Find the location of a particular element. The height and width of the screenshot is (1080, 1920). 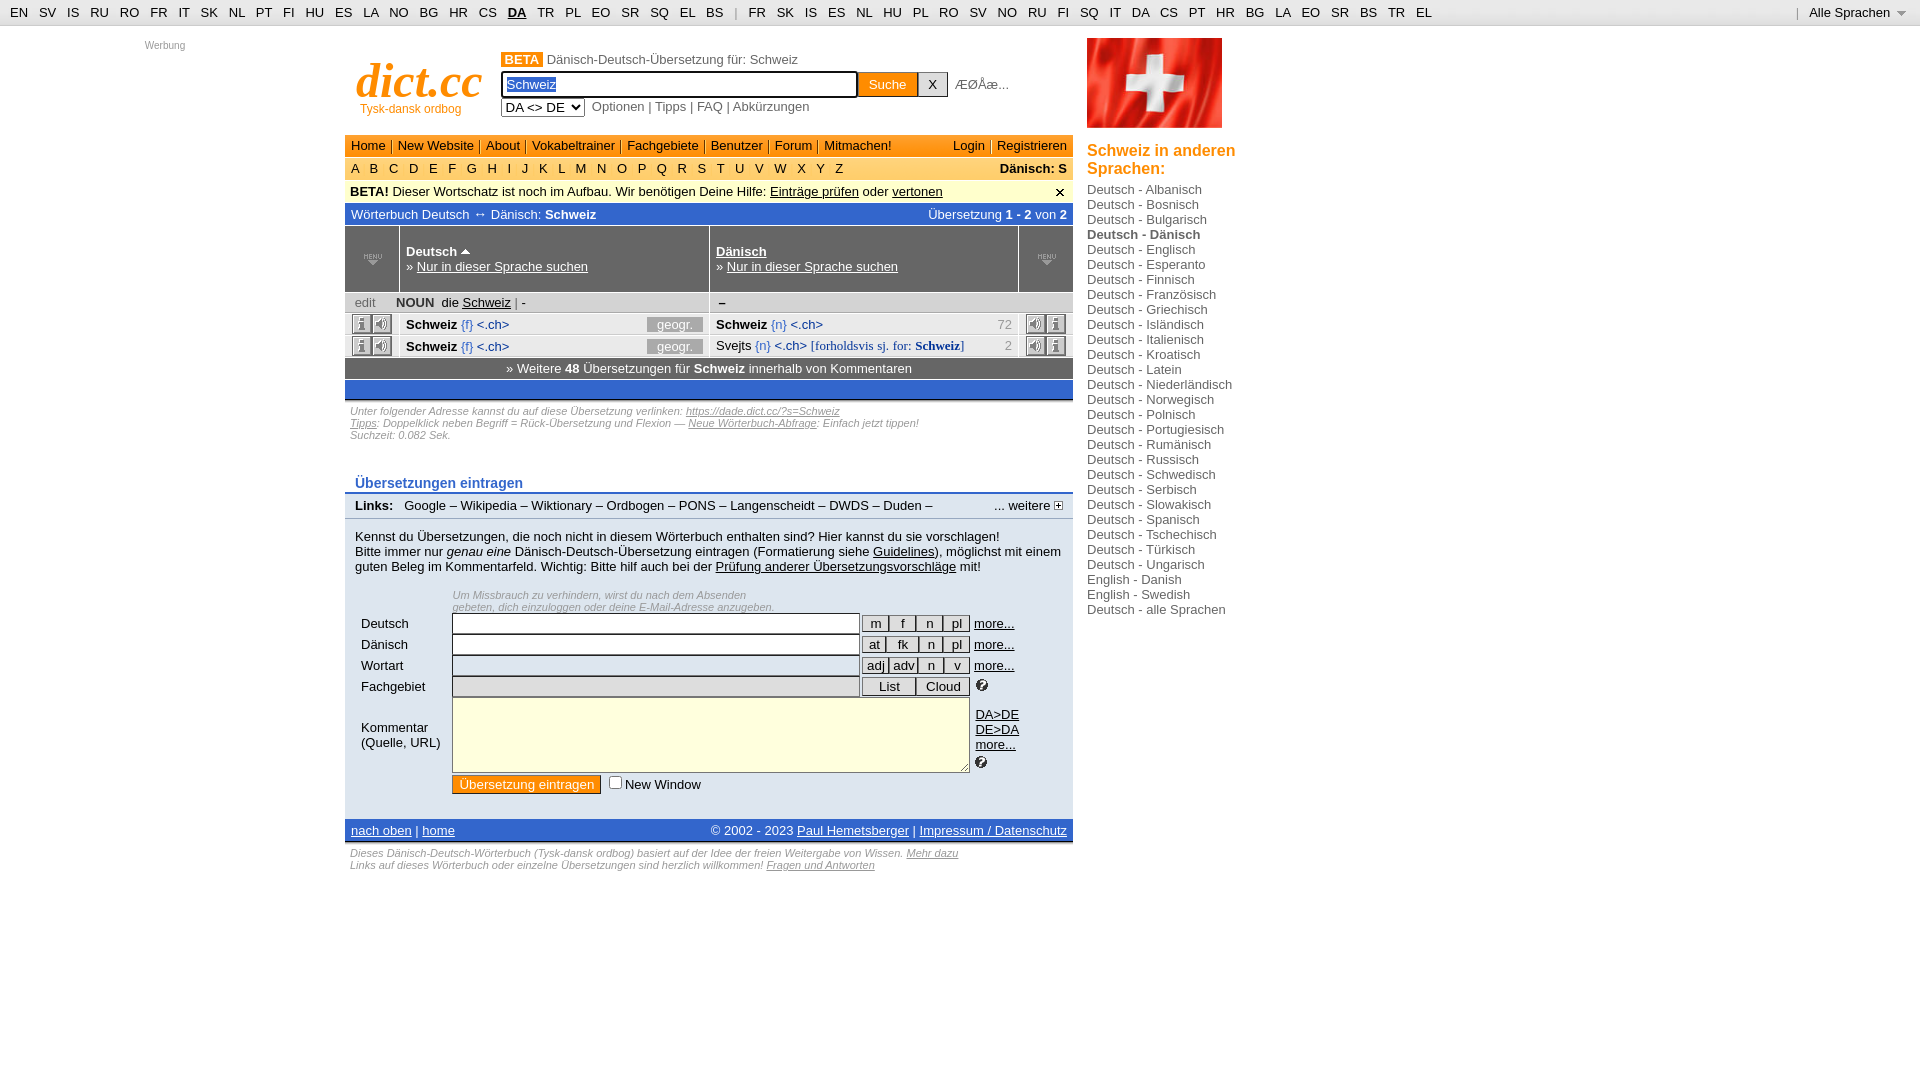

'adv' is located at coordinates (902, 665).